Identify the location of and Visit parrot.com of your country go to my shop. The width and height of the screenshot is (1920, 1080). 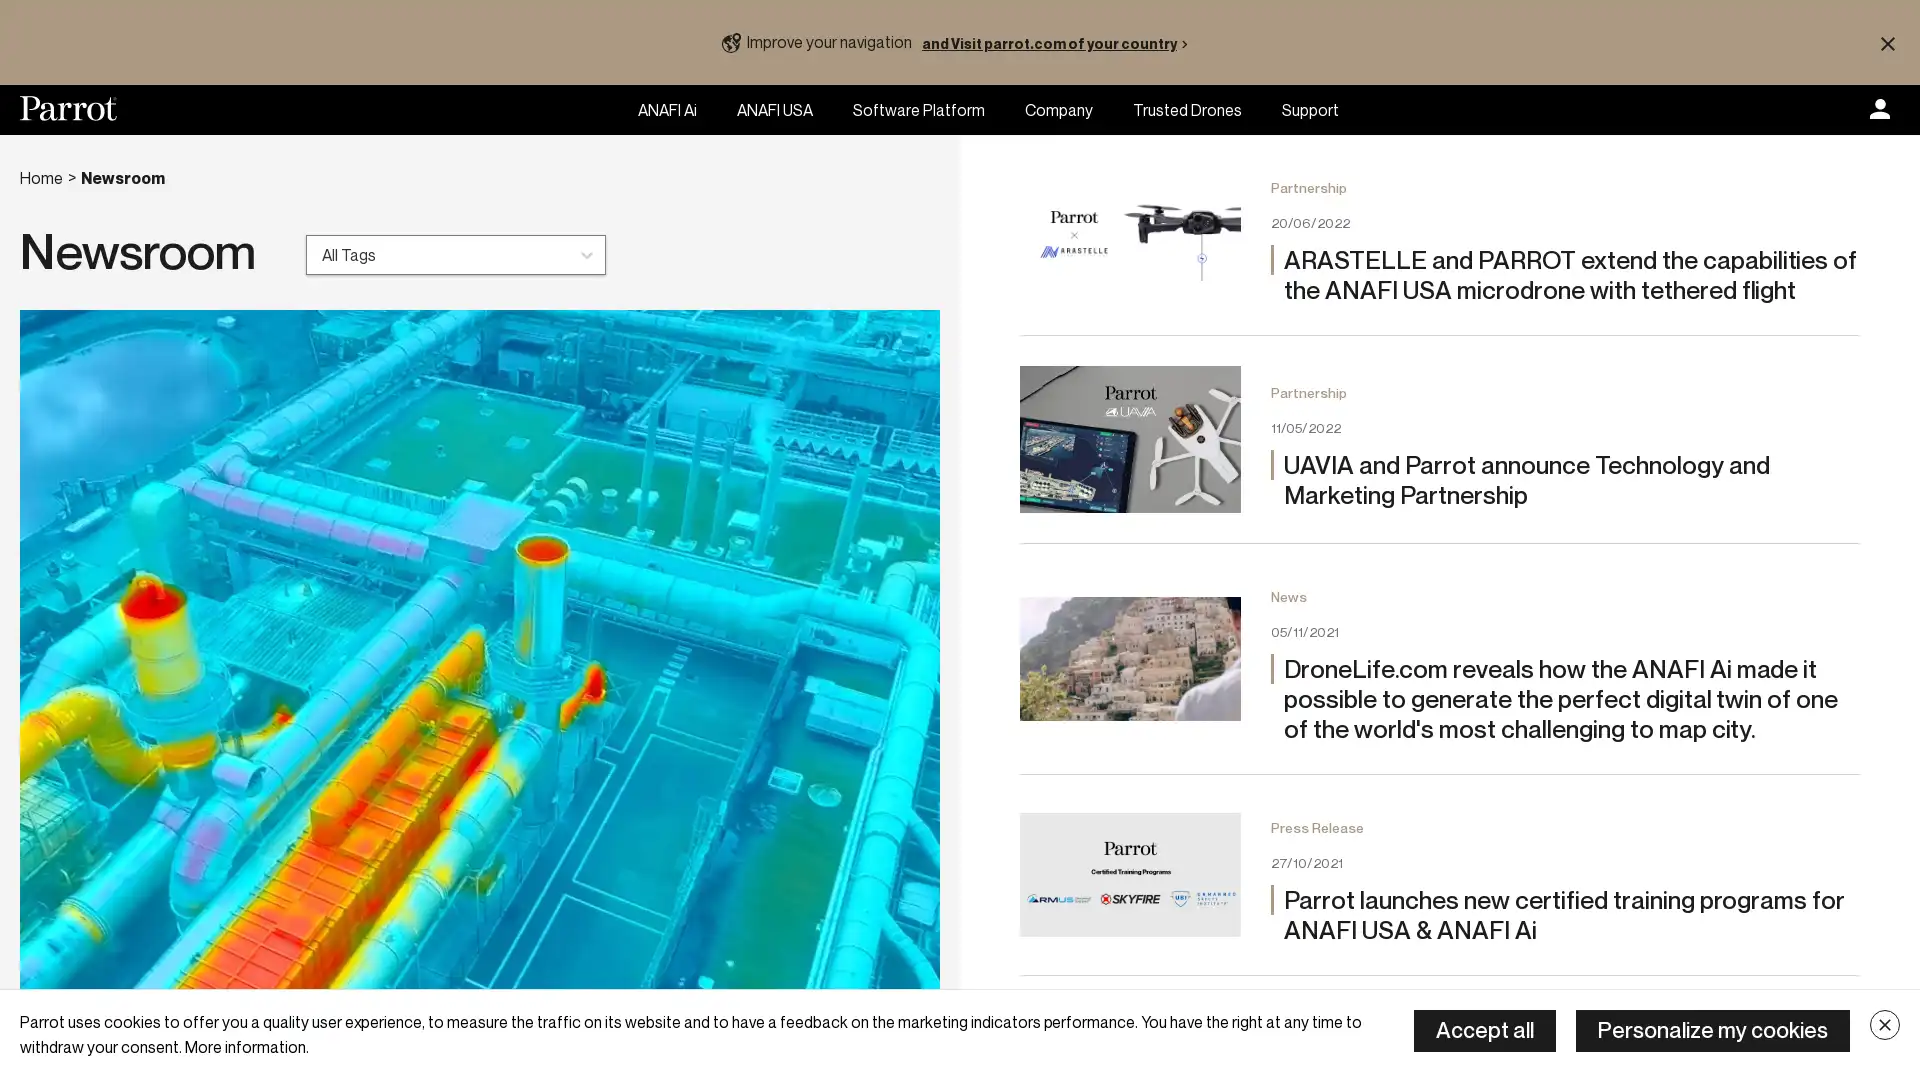
(1058, 42).